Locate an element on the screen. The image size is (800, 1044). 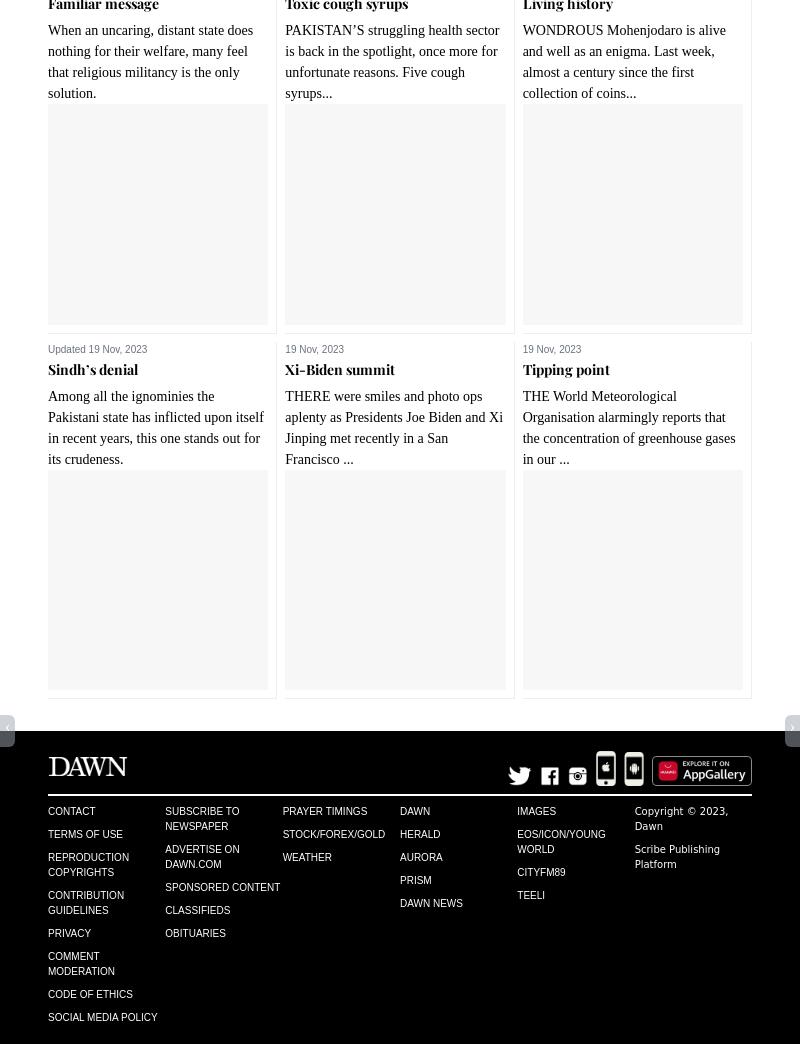
'Reproduction Copyrights' is located at coordinates (88, 864).